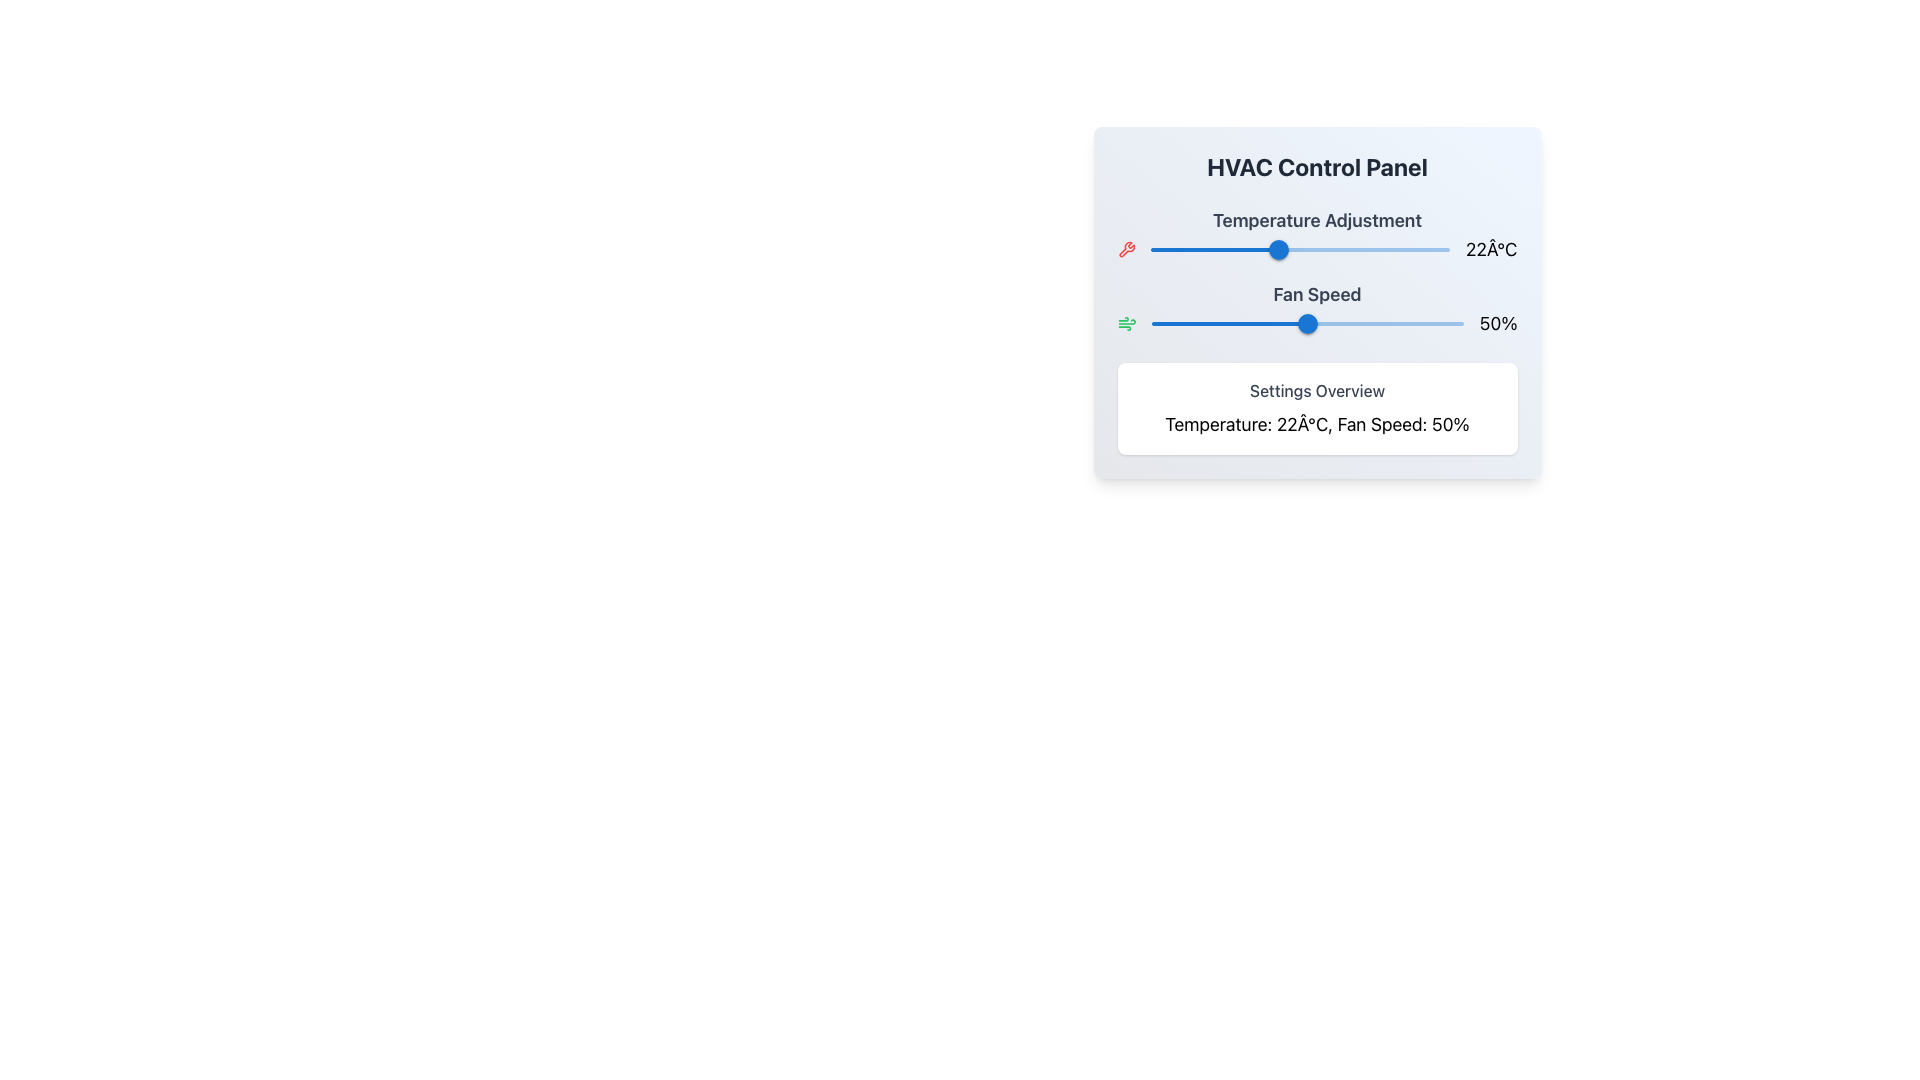 This screenshot has height=1080, width=1920. I want to click on the slider value, so click(1336, 323).